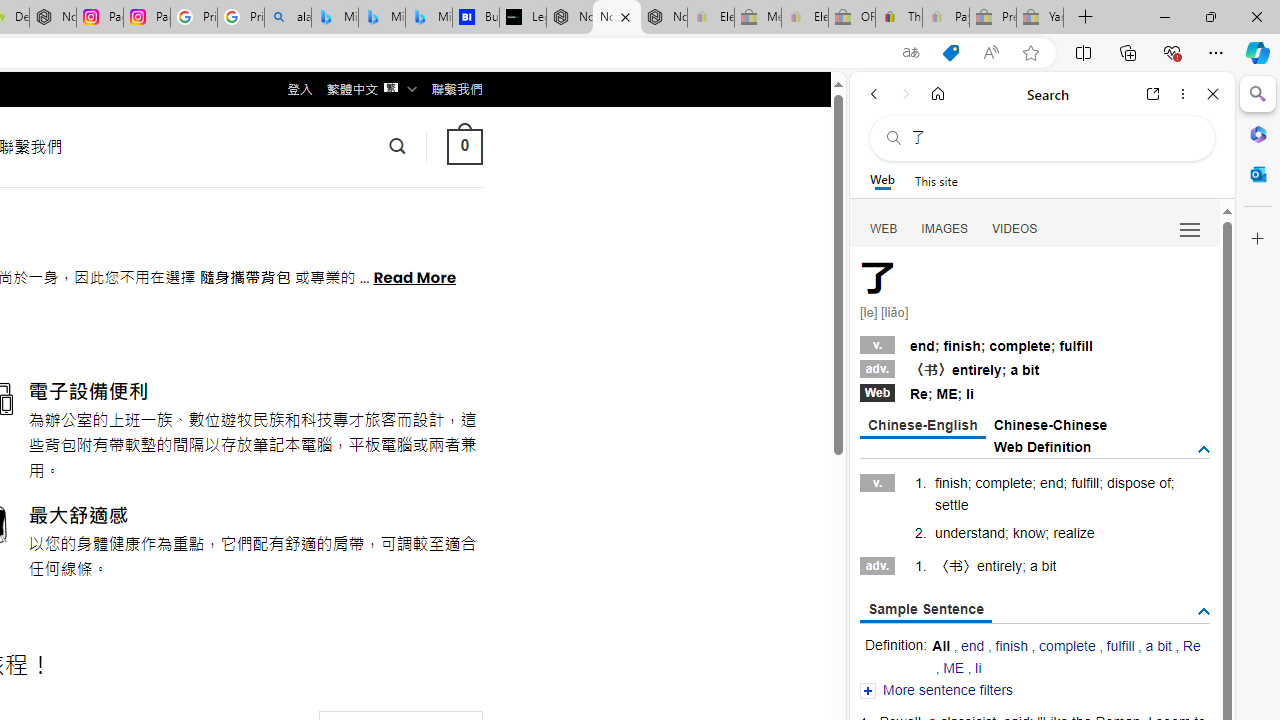 This screenshot has width=1280, height=720. What do you see at coordinates (287, 17) in the screenshot?
I see `'alabama high school quarterback dies - Search'` at bounding box center [287, 17].